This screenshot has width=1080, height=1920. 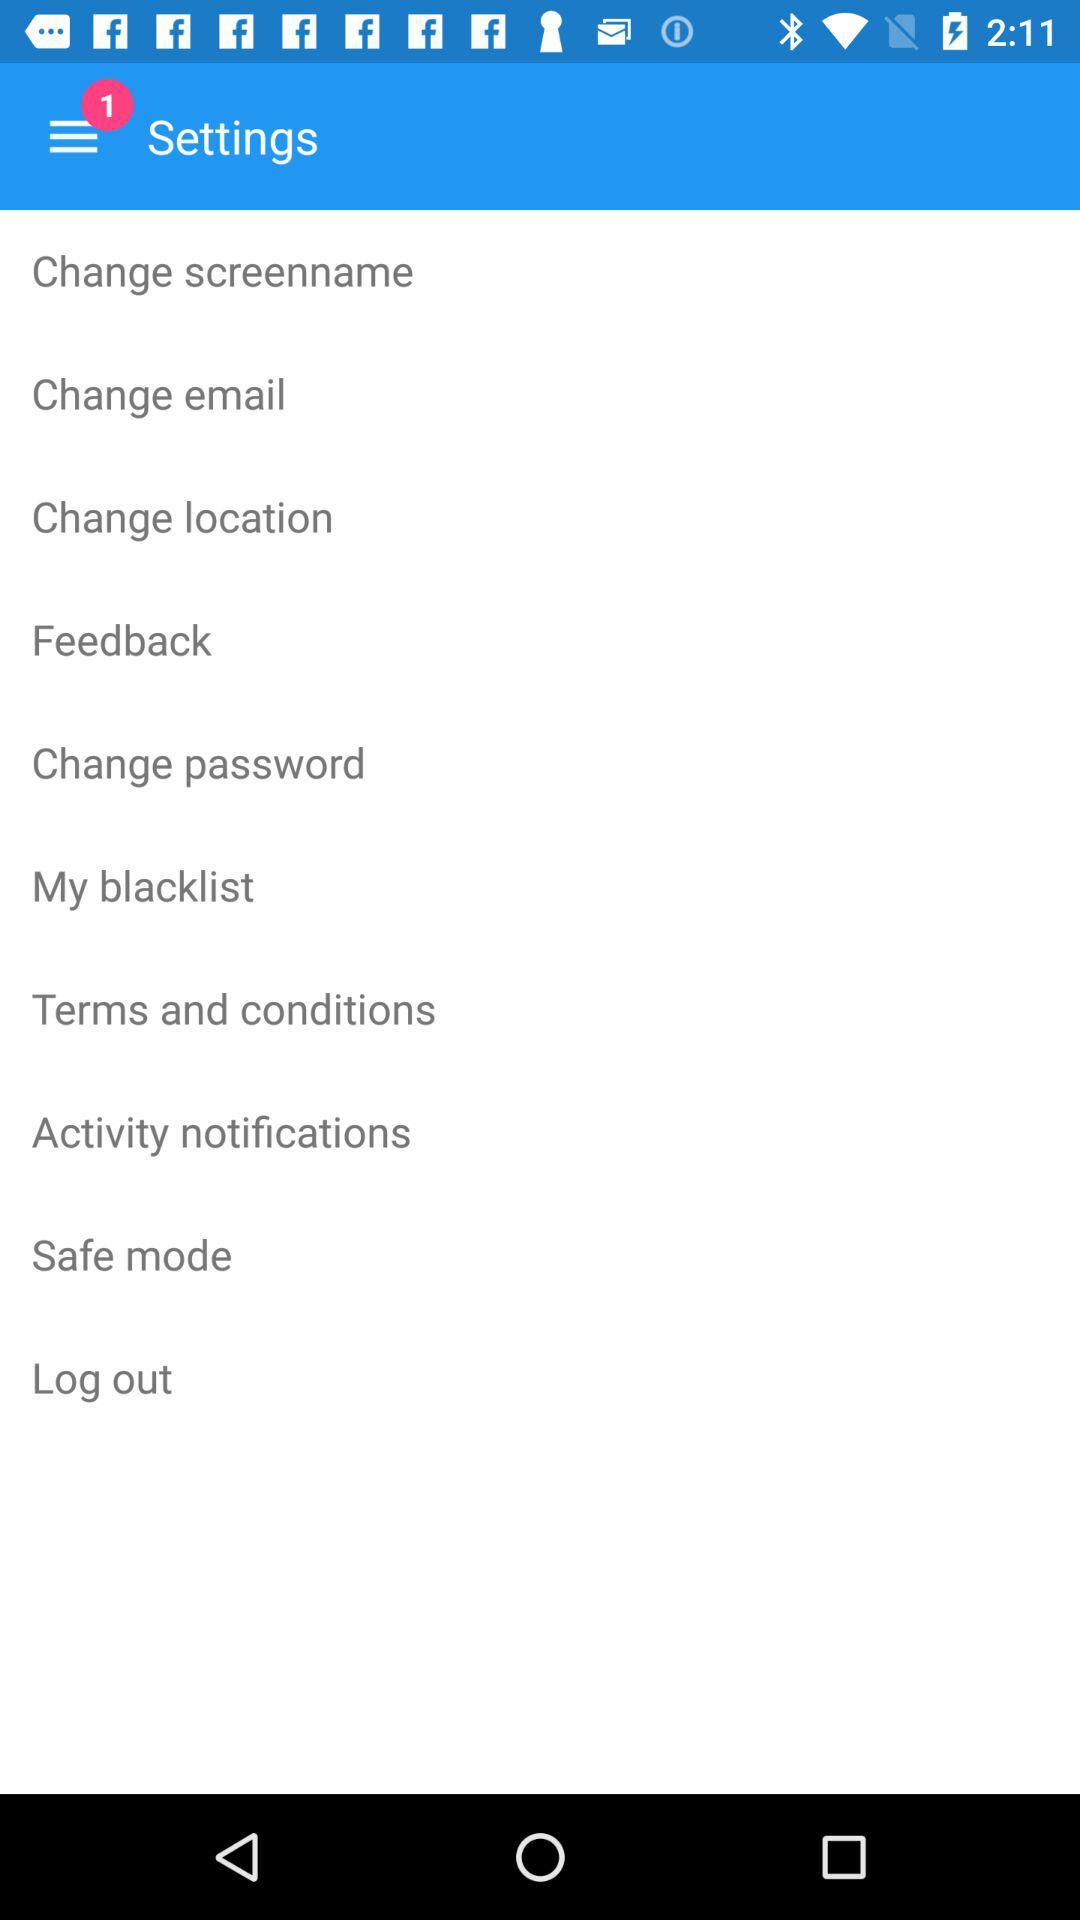 What do you see at coordinates (540, 637) in the screenshot?
I see `feedback item` at bounding box center [540, 637].